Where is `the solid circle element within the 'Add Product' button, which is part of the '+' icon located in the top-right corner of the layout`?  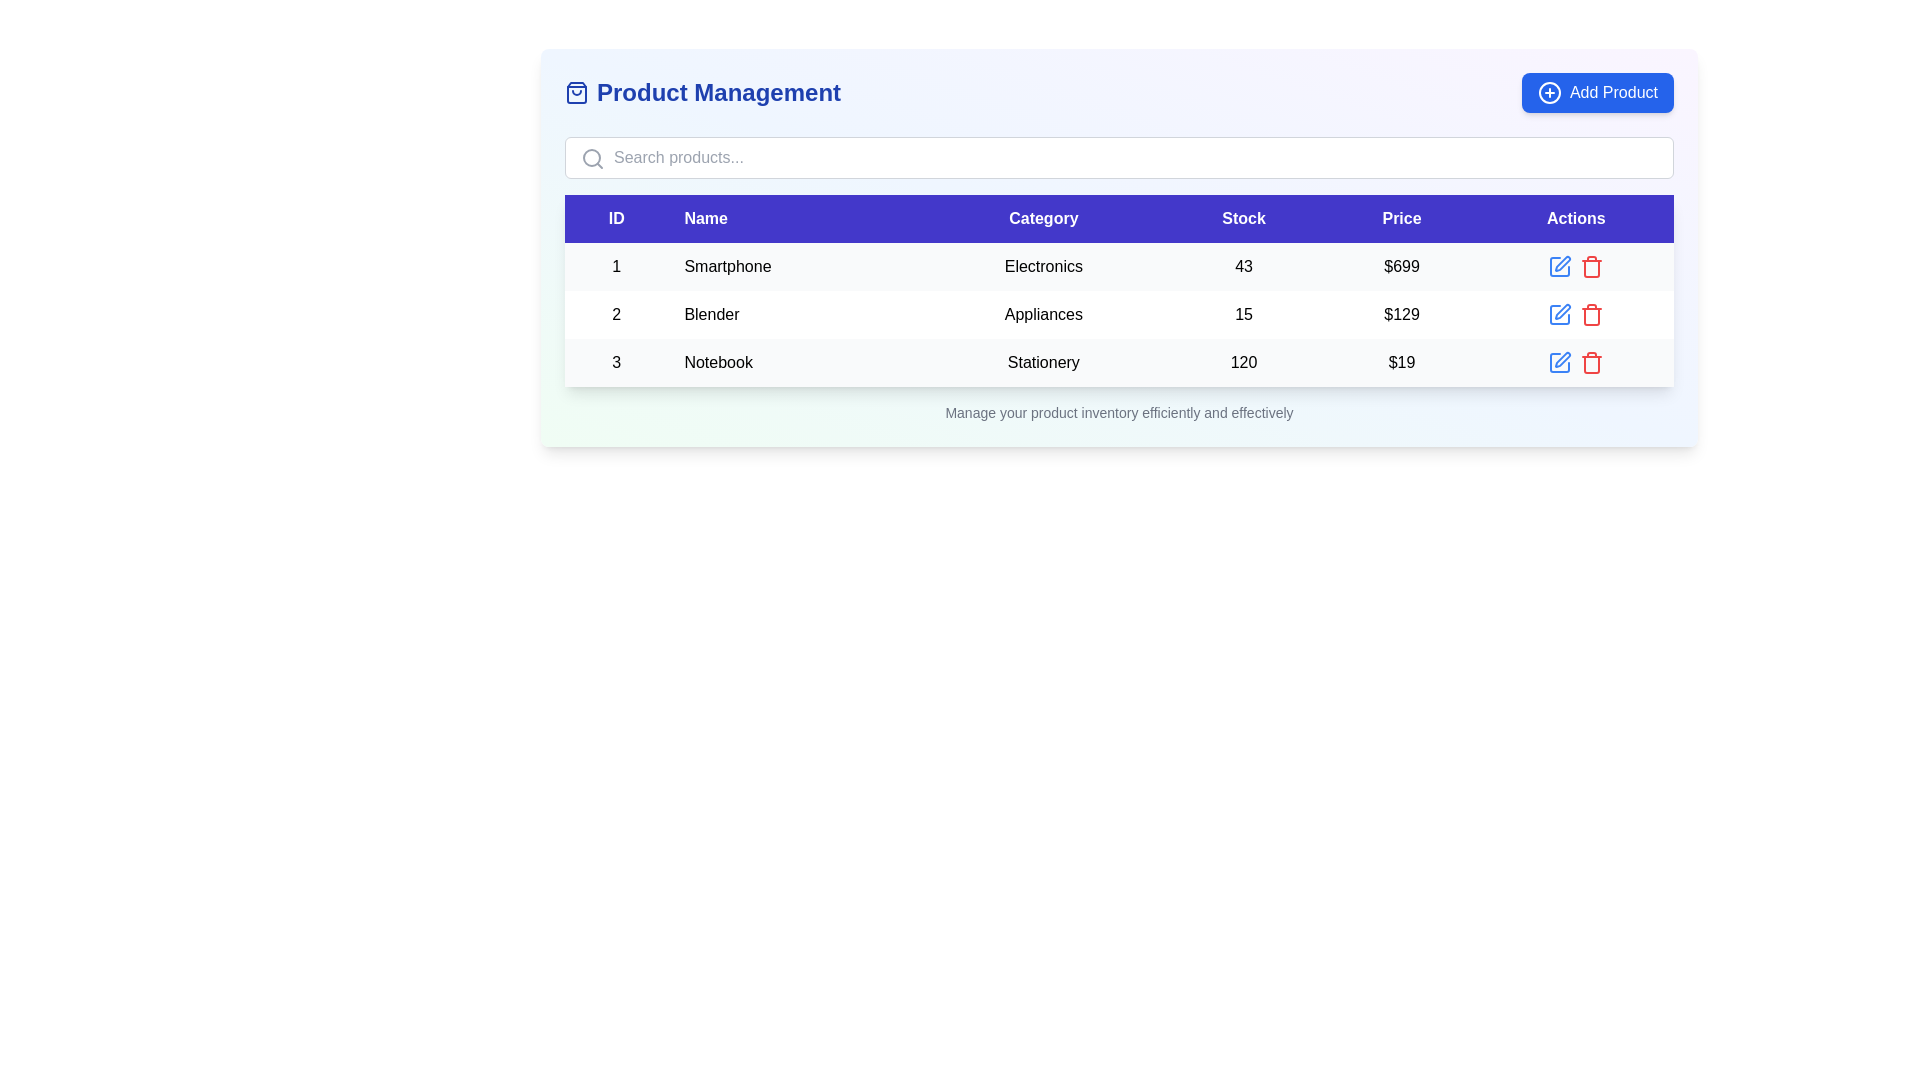
the solid circle element within the 'Add Product' button, which is part of the '+' icon located in the top-right corner of the layout is located at coordinates (1549, 92).